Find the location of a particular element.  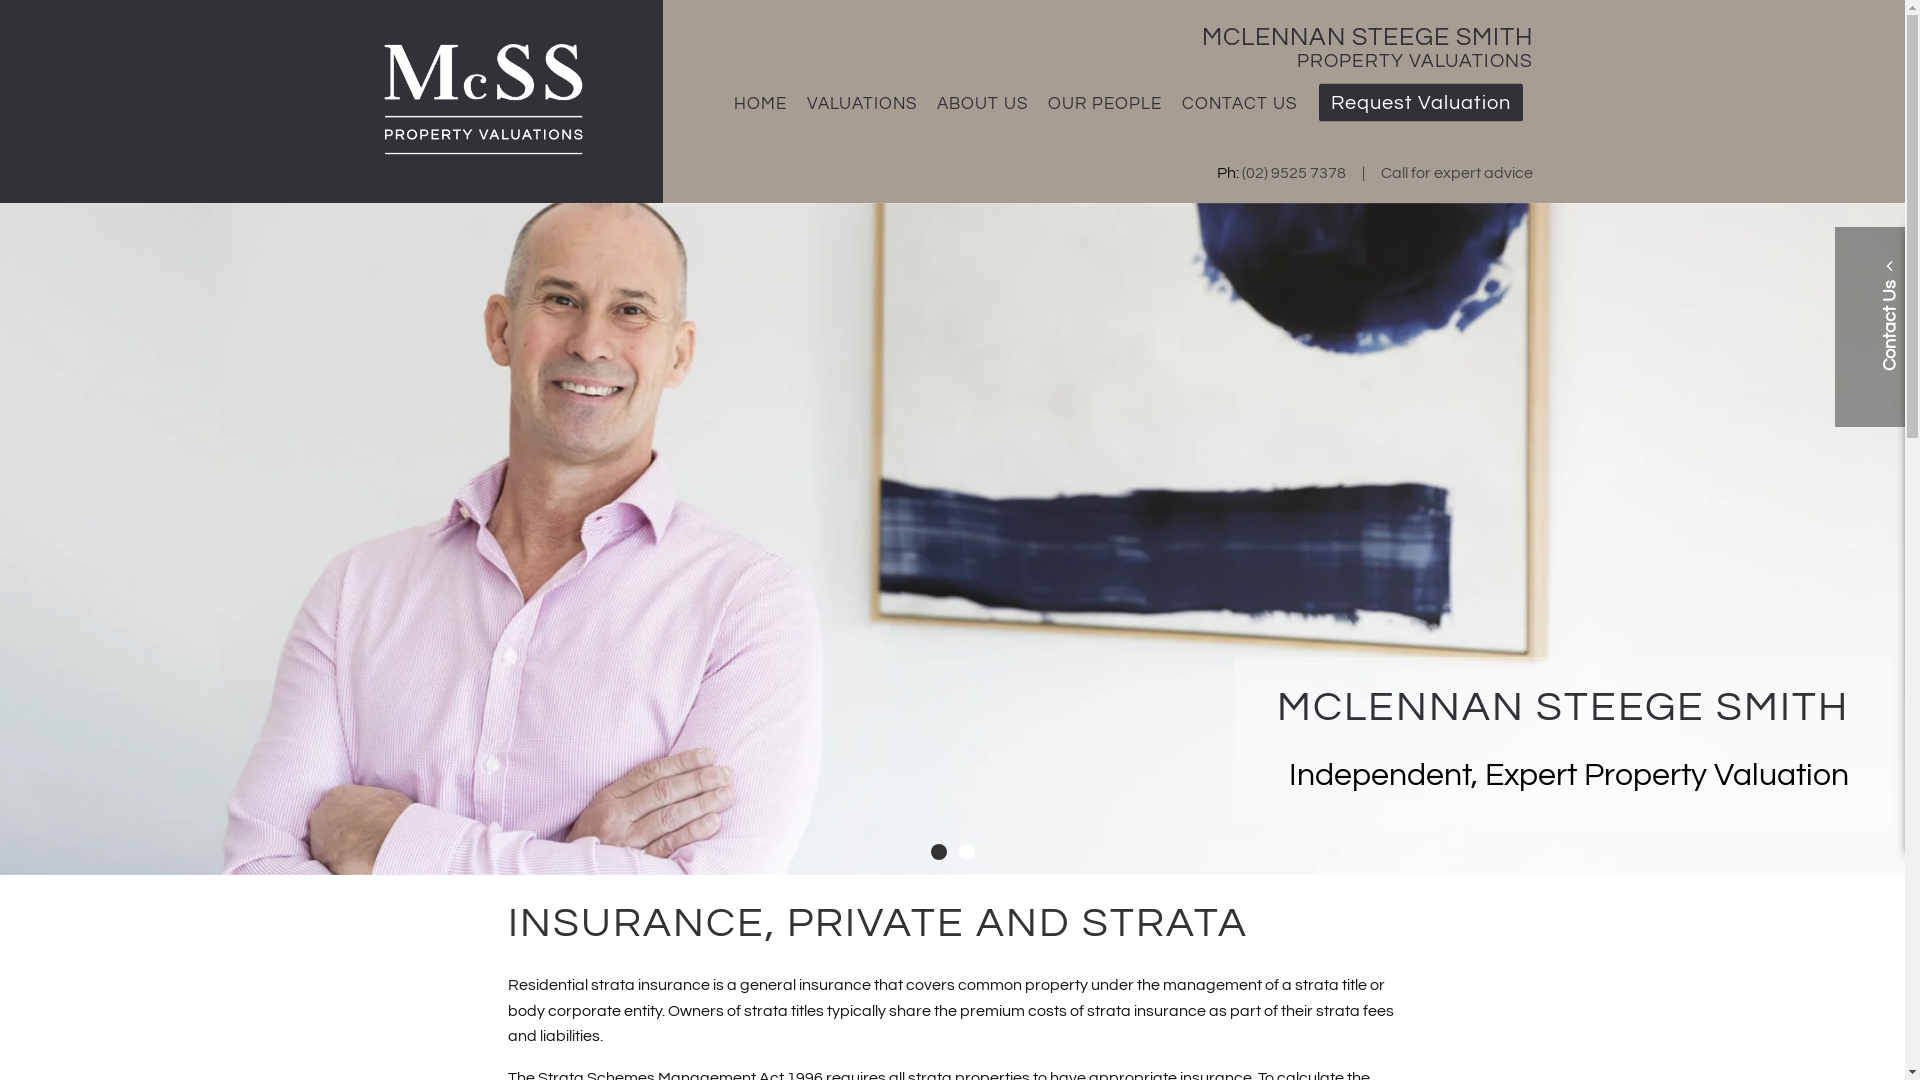

'VALUATIONS' is located at coordinates (861, 104).